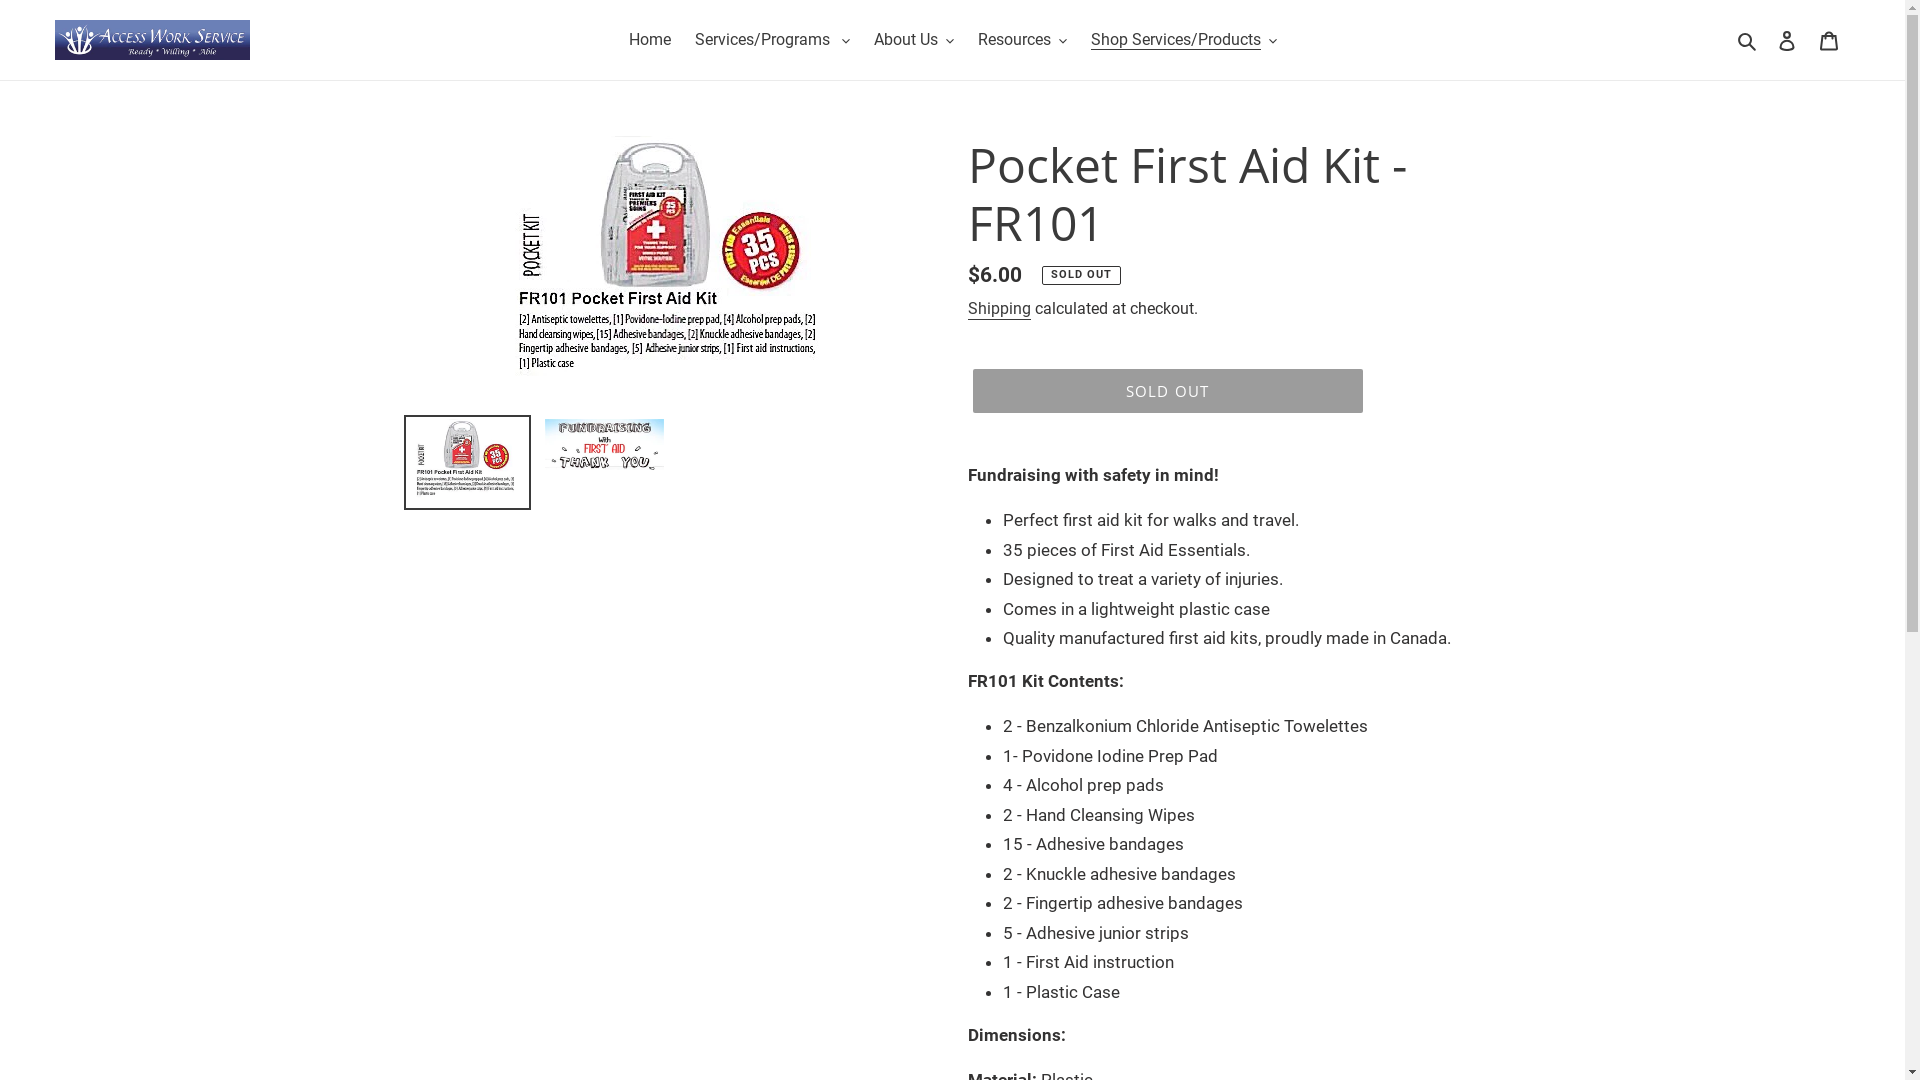  Describe the element at coordinates (1166, 390) in the screenshot. I see `'SOLD OUT'` at that location.